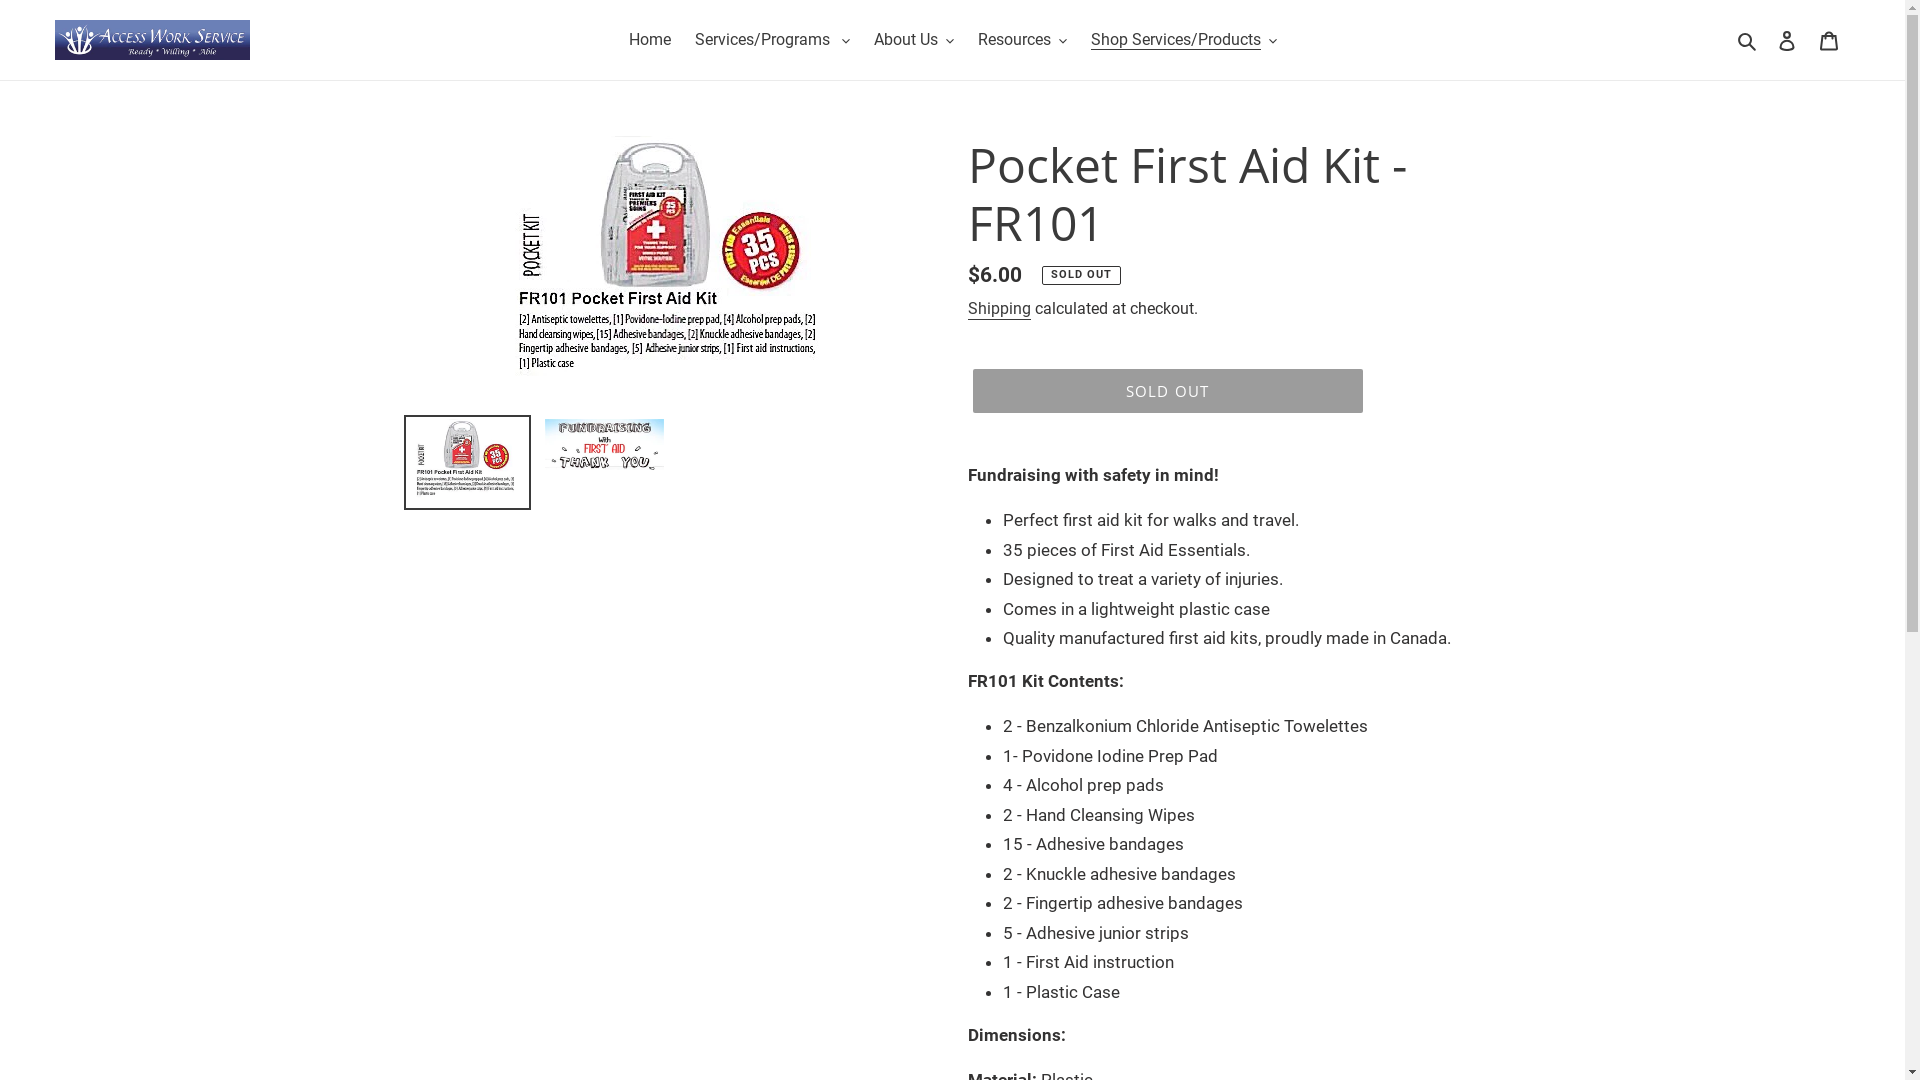  Describe the element at coordinates (1166, 390) in the screenshot. I see `'SOLD OUT'` at that location.